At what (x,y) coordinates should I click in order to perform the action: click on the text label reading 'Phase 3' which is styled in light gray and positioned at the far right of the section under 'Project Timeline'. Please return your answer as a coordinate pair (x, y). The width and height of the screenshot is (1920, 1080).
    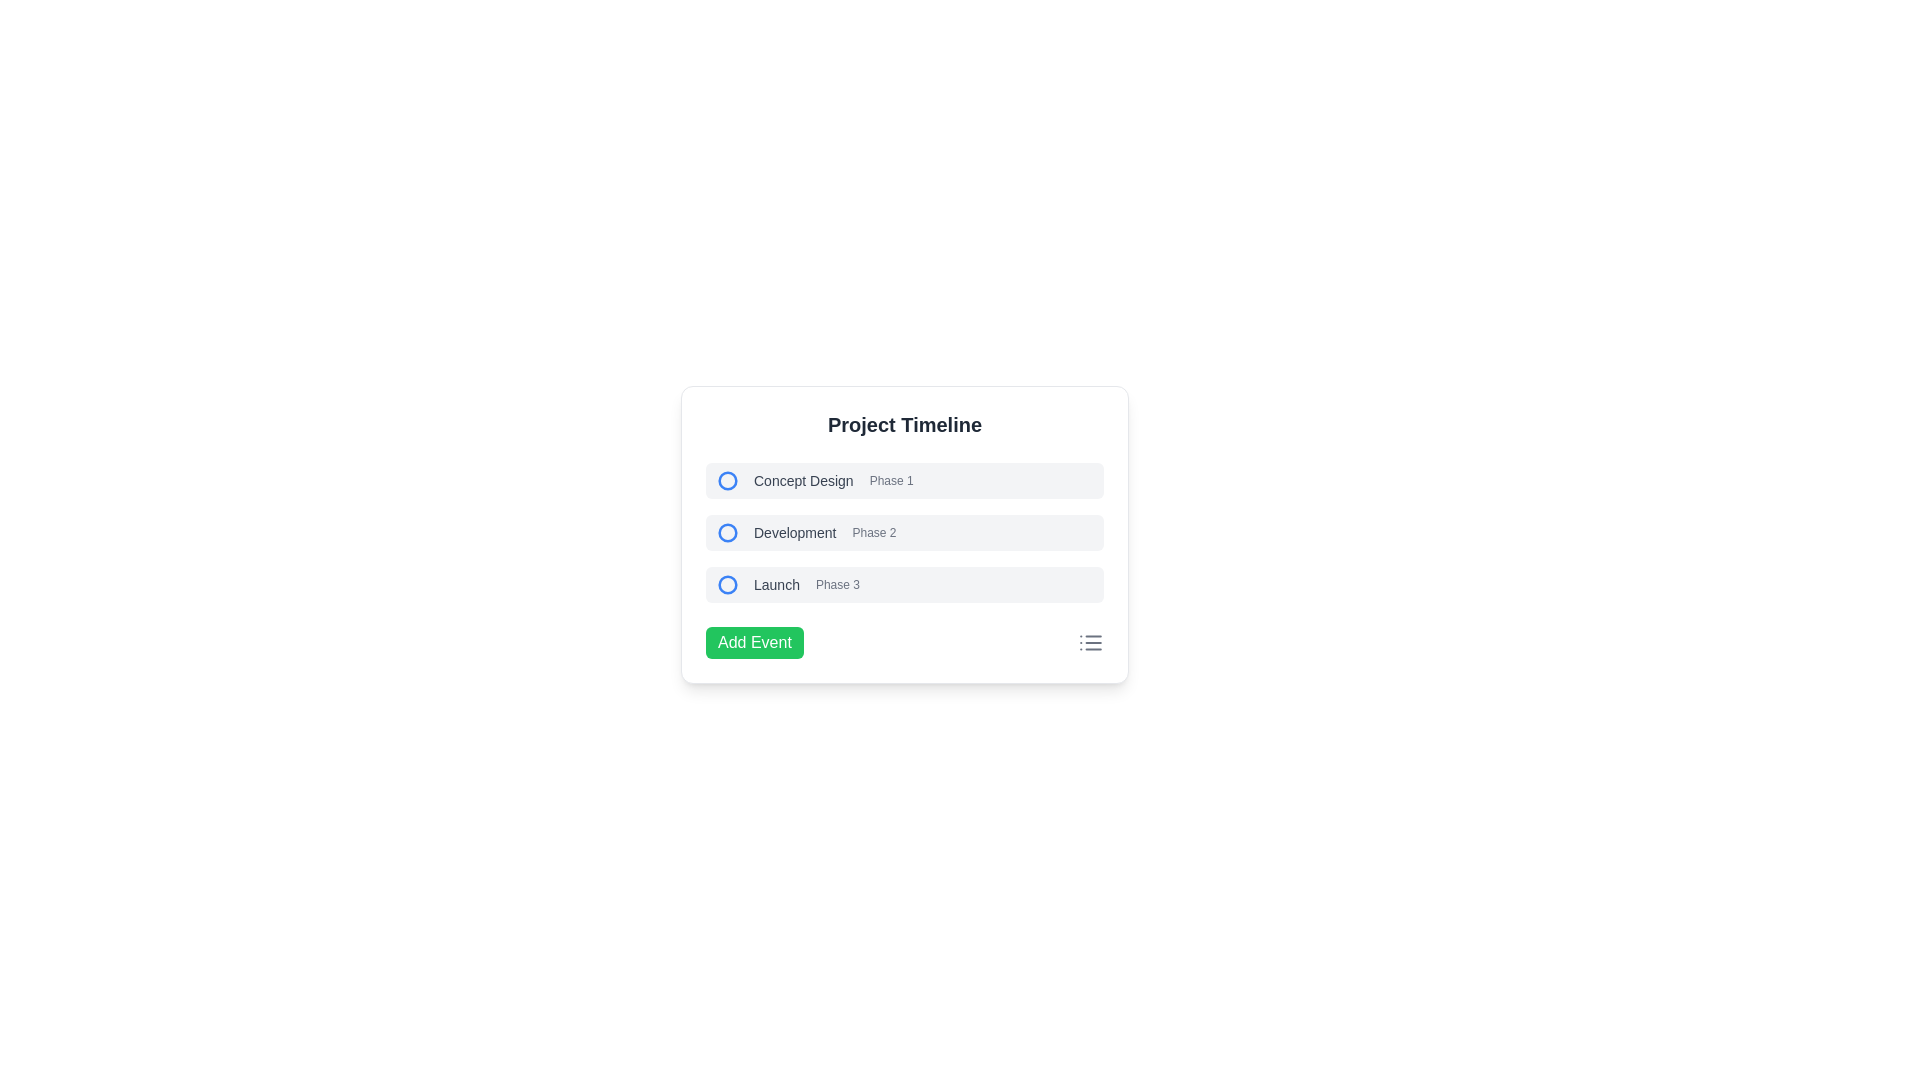
    Looking at the image, I should click on (837, 585).